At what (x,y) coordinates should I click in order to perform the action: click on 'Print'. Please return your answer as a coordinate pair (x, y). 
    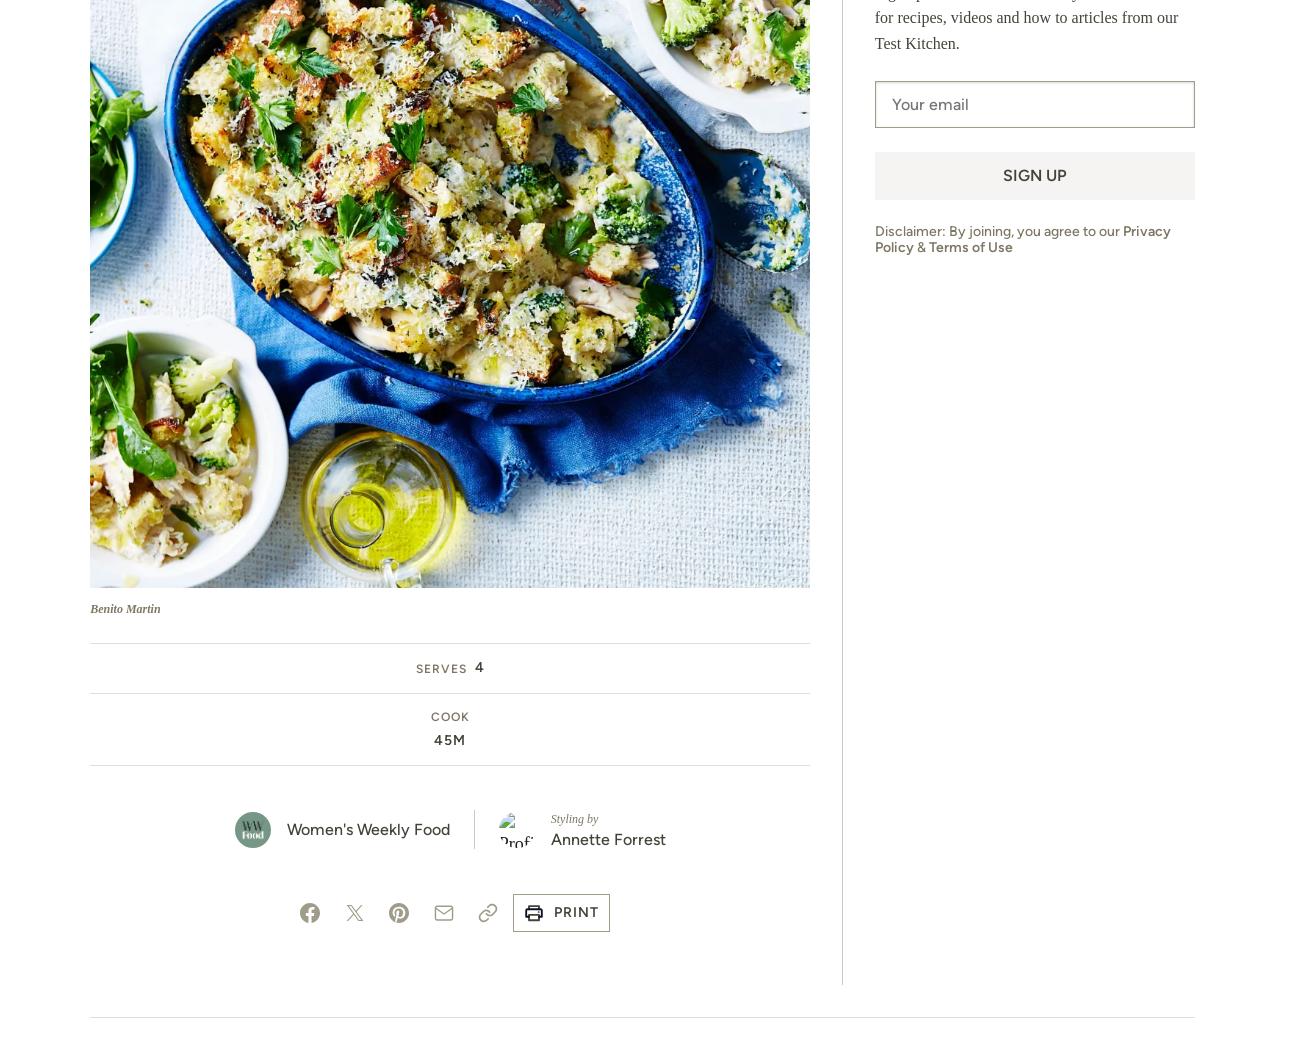
    Looking at the image, I should click on (575, 911).